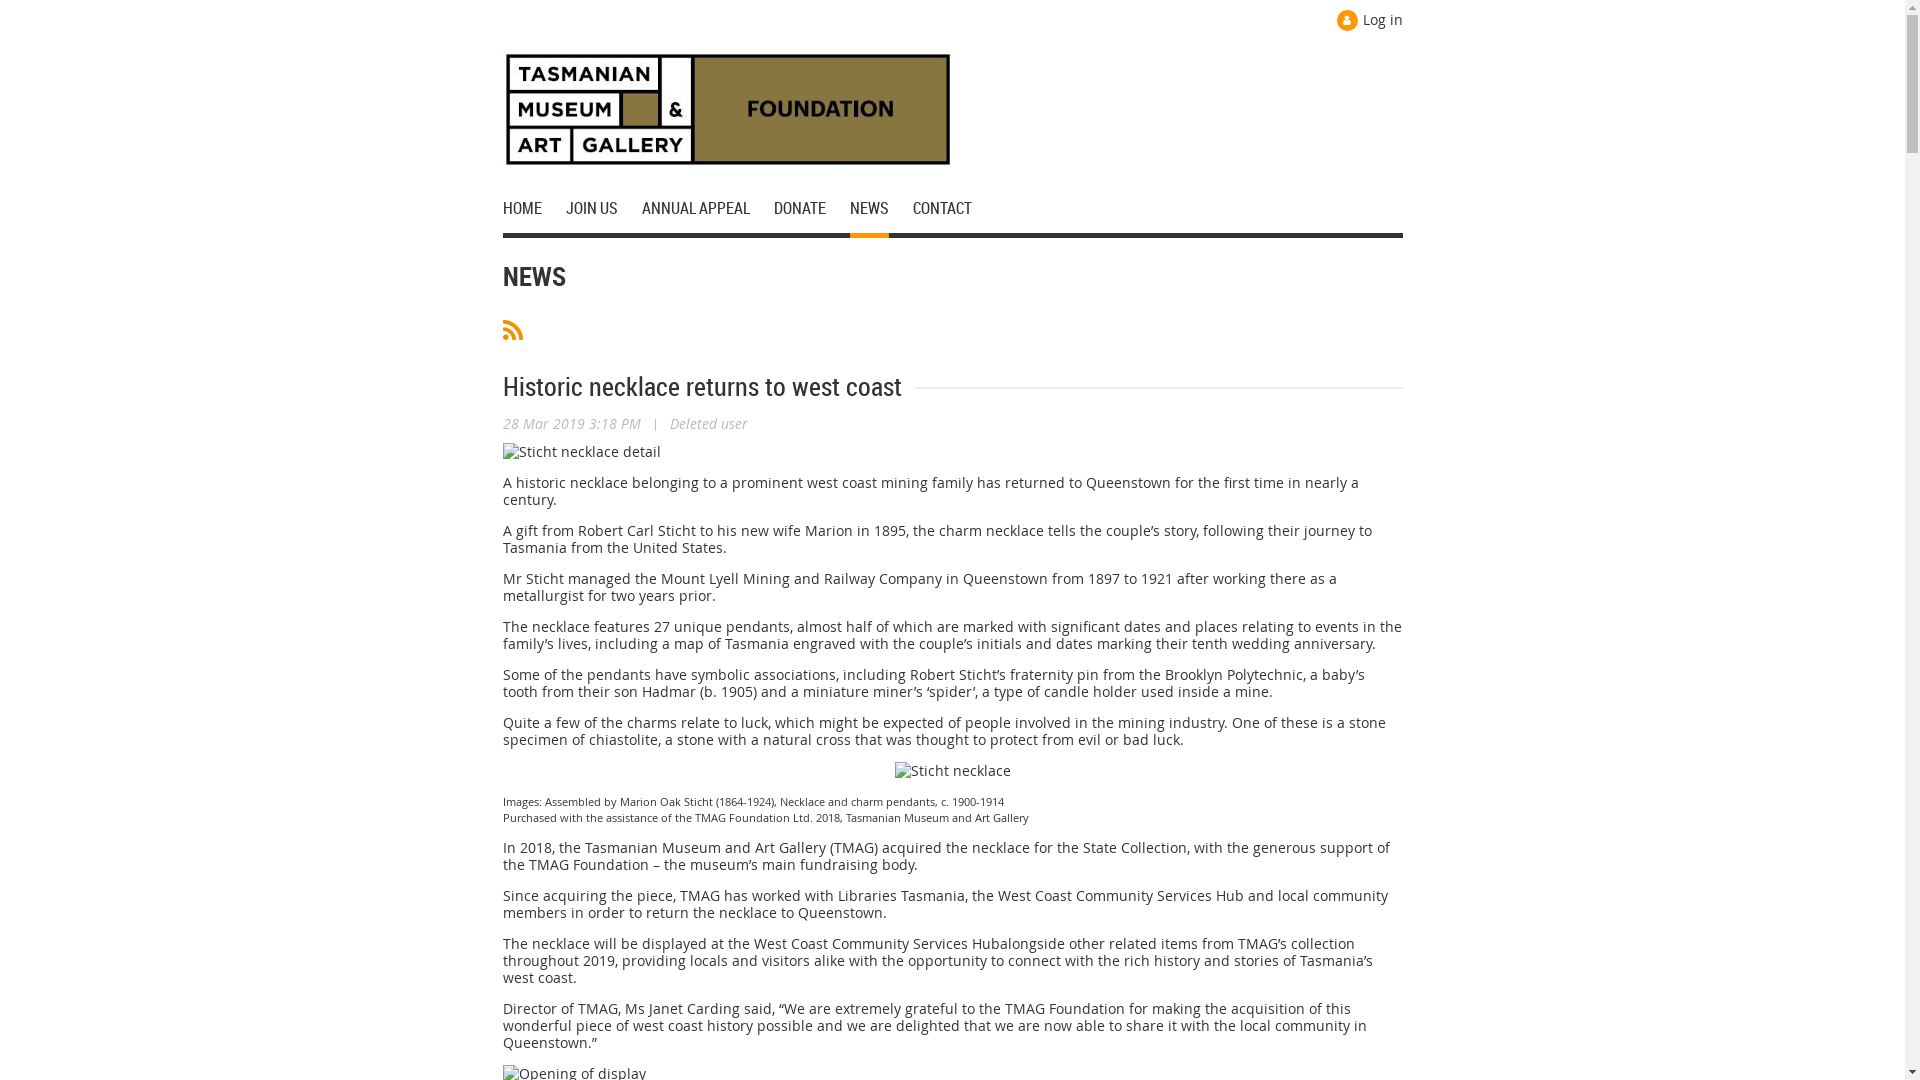  Describe the element at coordinates (1335, 20) in the screenshot. I see `'Log in'` at that location.